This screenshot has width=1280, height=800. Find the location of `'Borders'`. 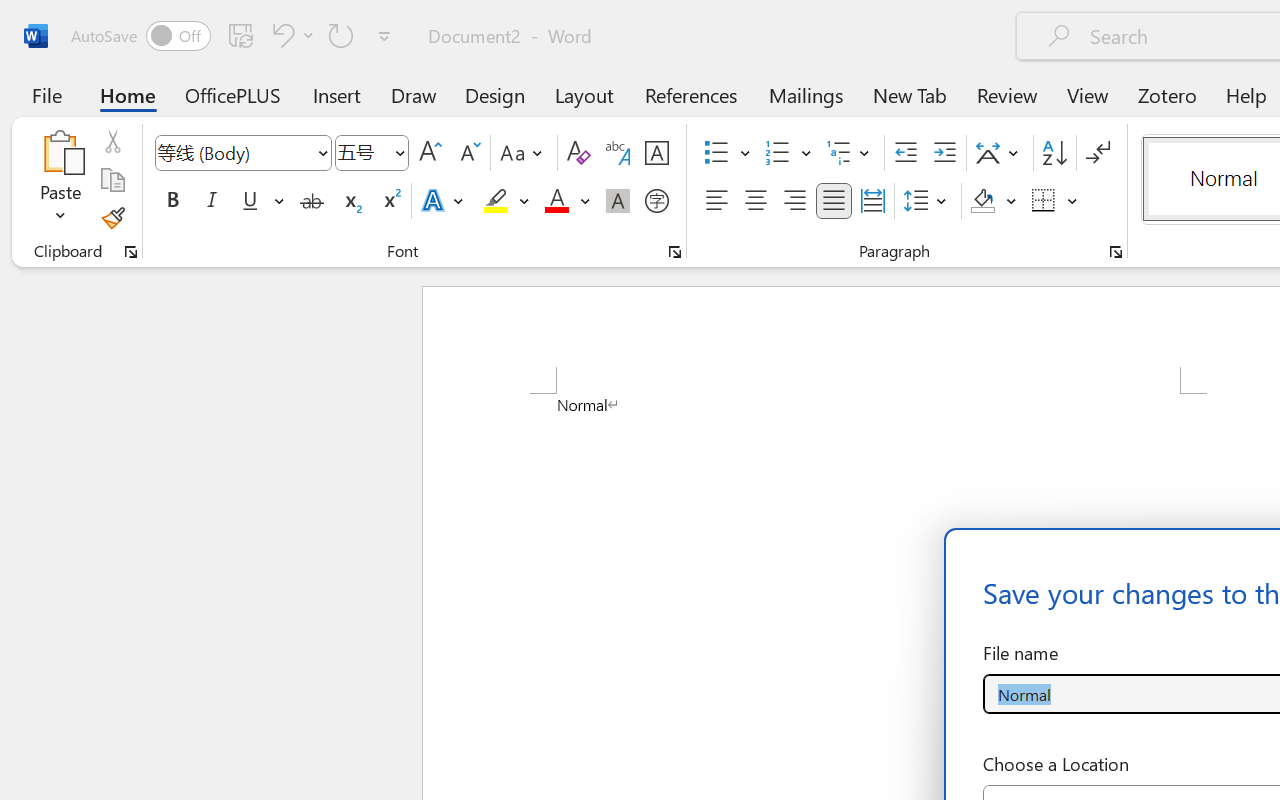

'Borders' is located at coordinates (1054, 201).